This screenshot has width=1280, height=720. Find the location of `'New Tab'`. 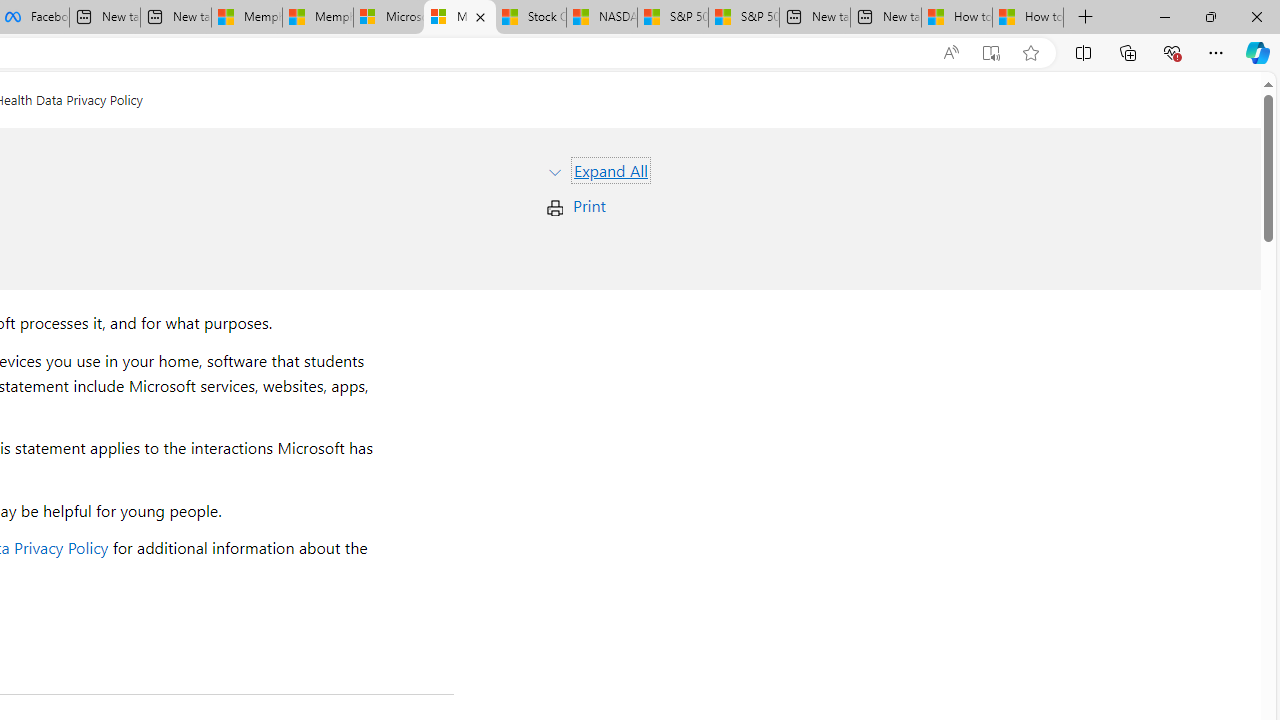

'New Tab' is located at coordinates (1085, 17).